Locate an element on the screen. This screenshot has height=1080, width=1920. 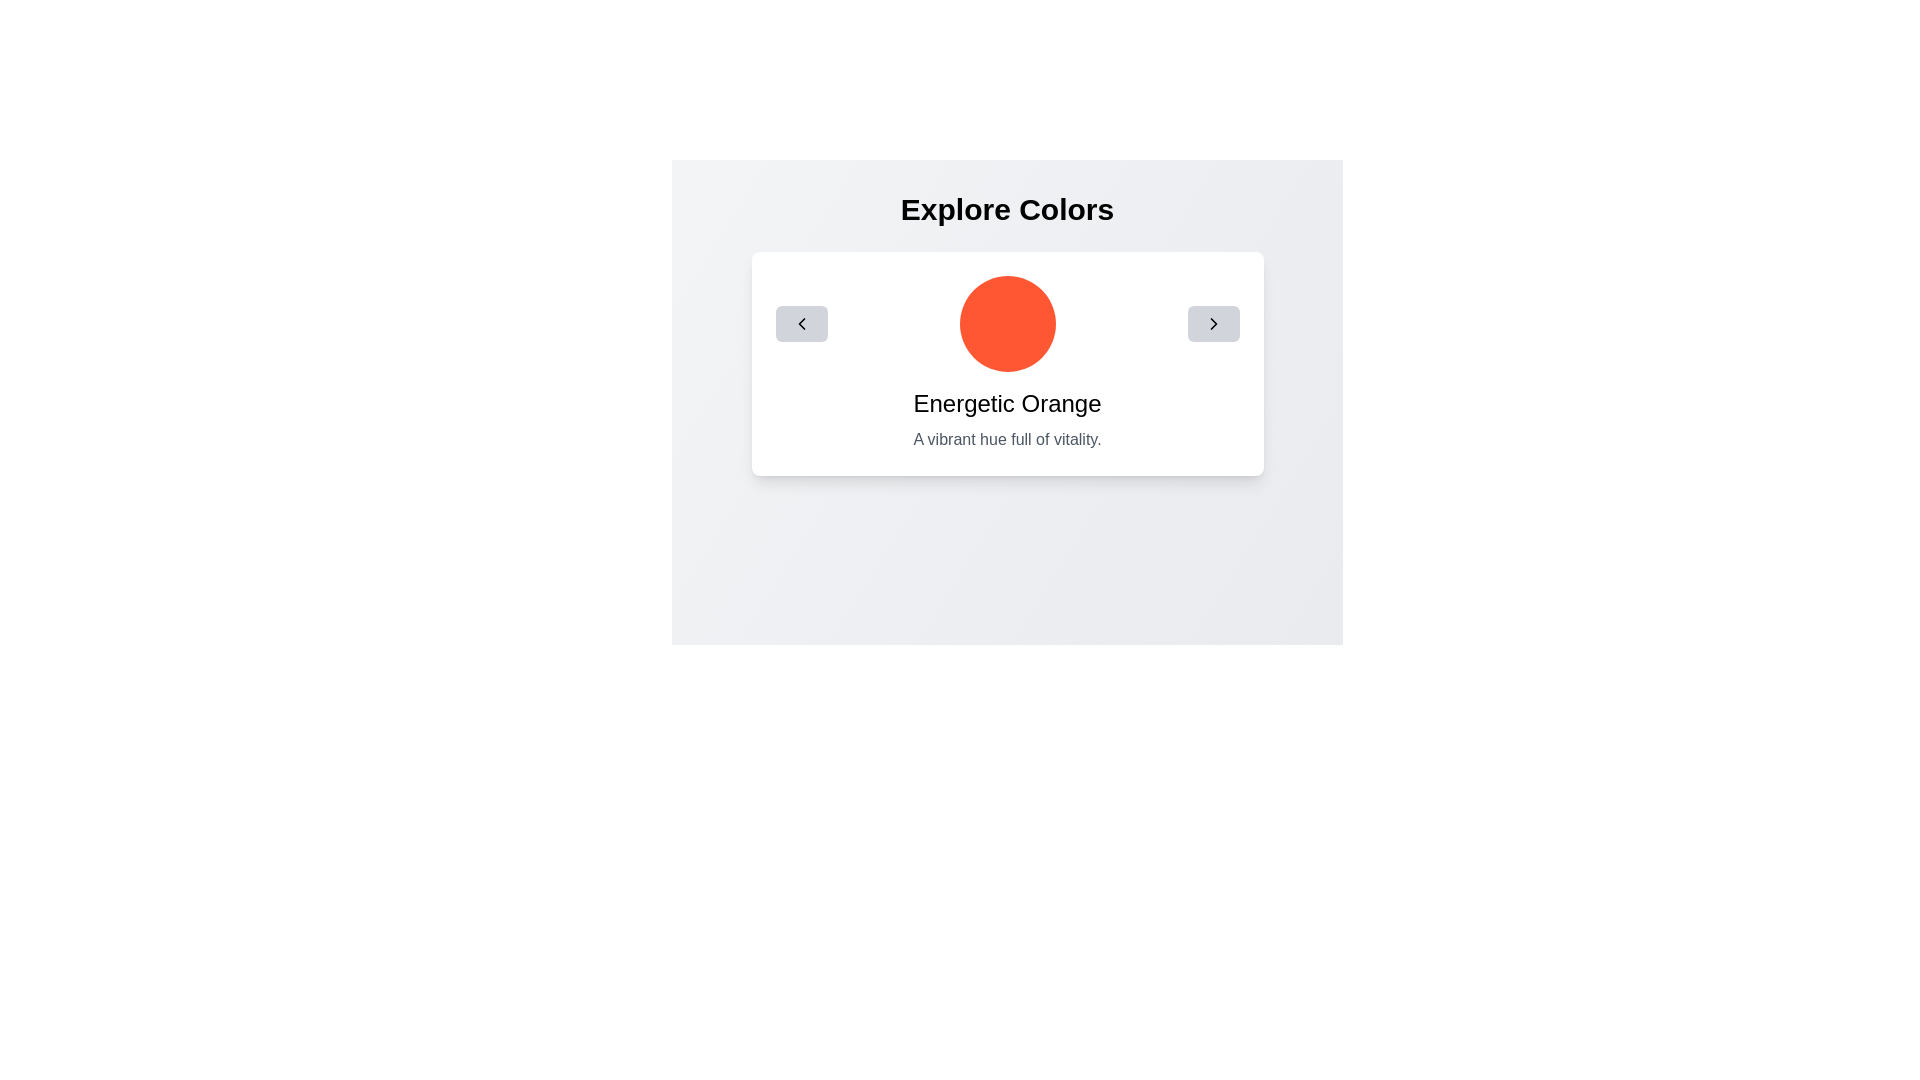
the rectangular button with rounded corners and a light gray background that contains a left-pointing chevron icon is located at coordinates (801, 323).